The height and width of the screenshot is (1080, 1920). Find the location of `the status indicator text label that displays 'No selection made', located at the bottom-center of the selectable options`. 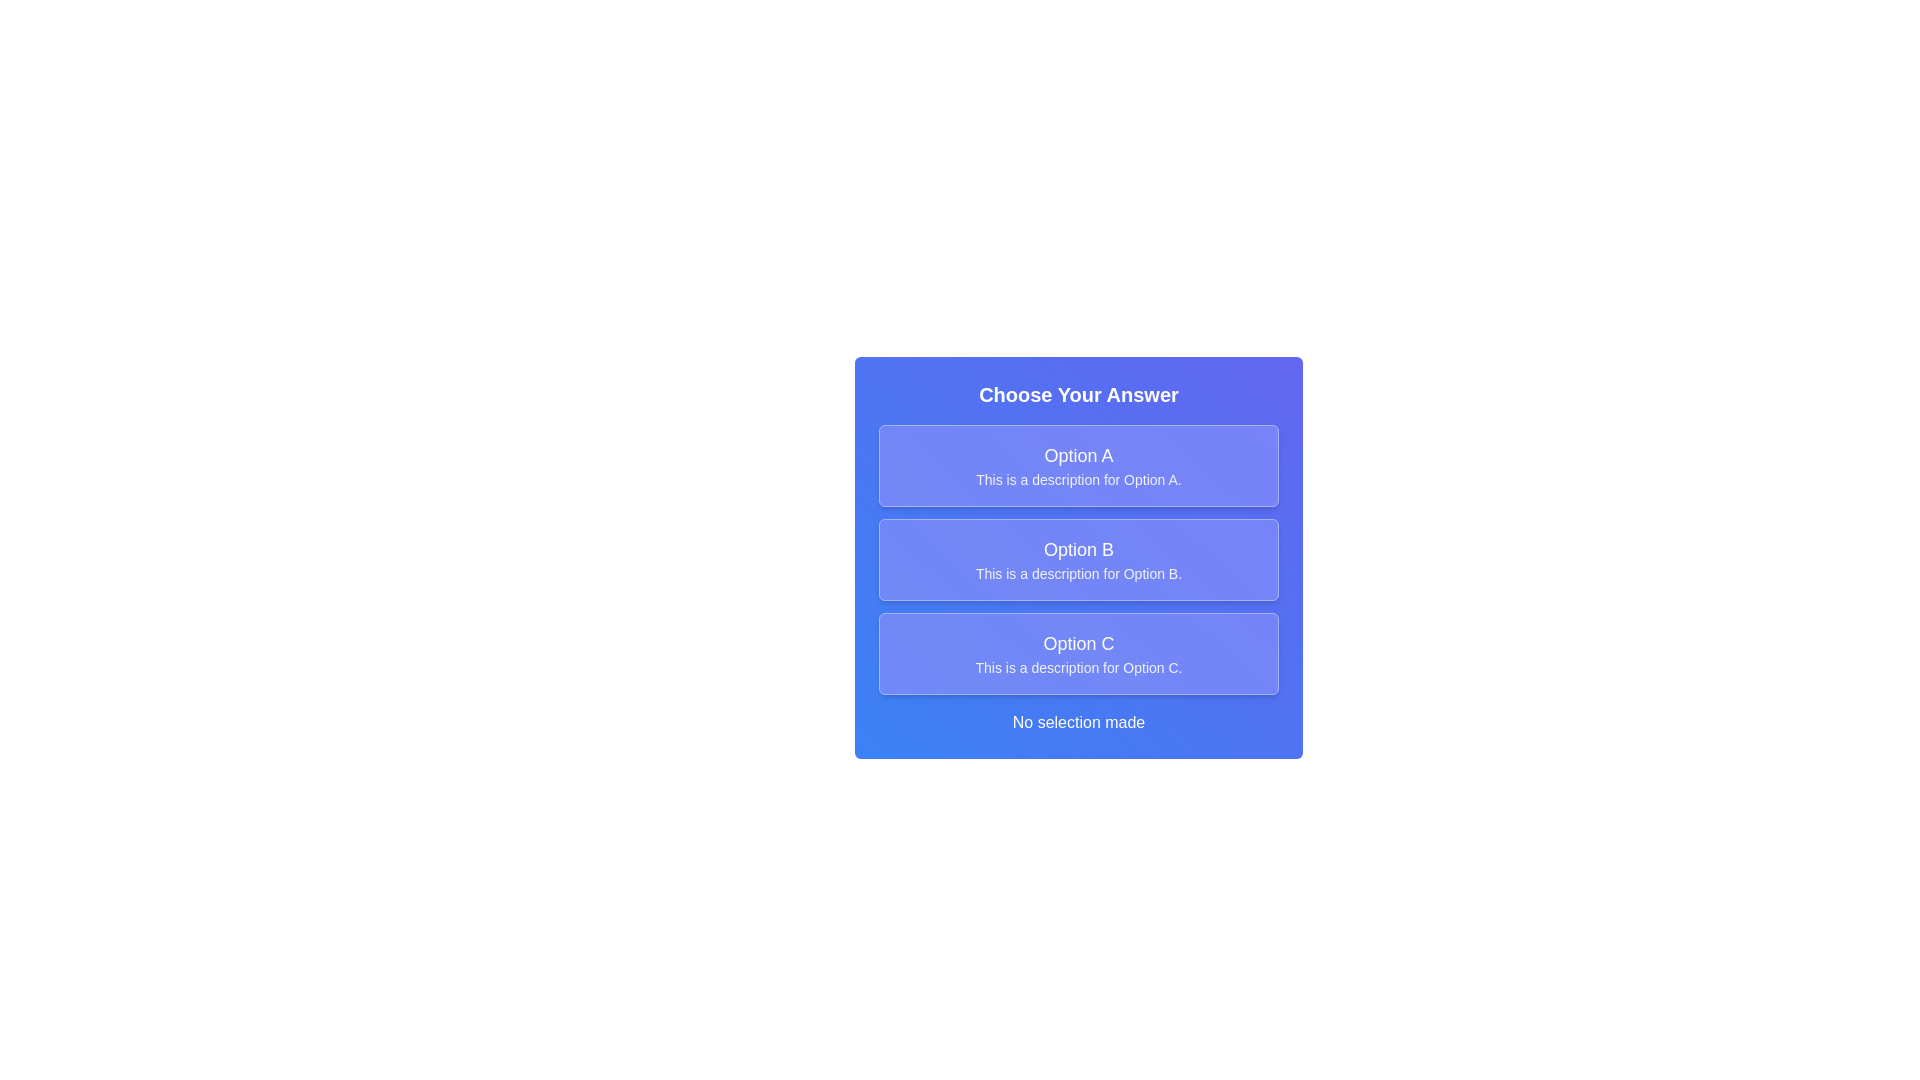

the status indicator text label that displays 'No selection made', located at the bottom-center of the selectable options is located at coordinates (1078, 722).